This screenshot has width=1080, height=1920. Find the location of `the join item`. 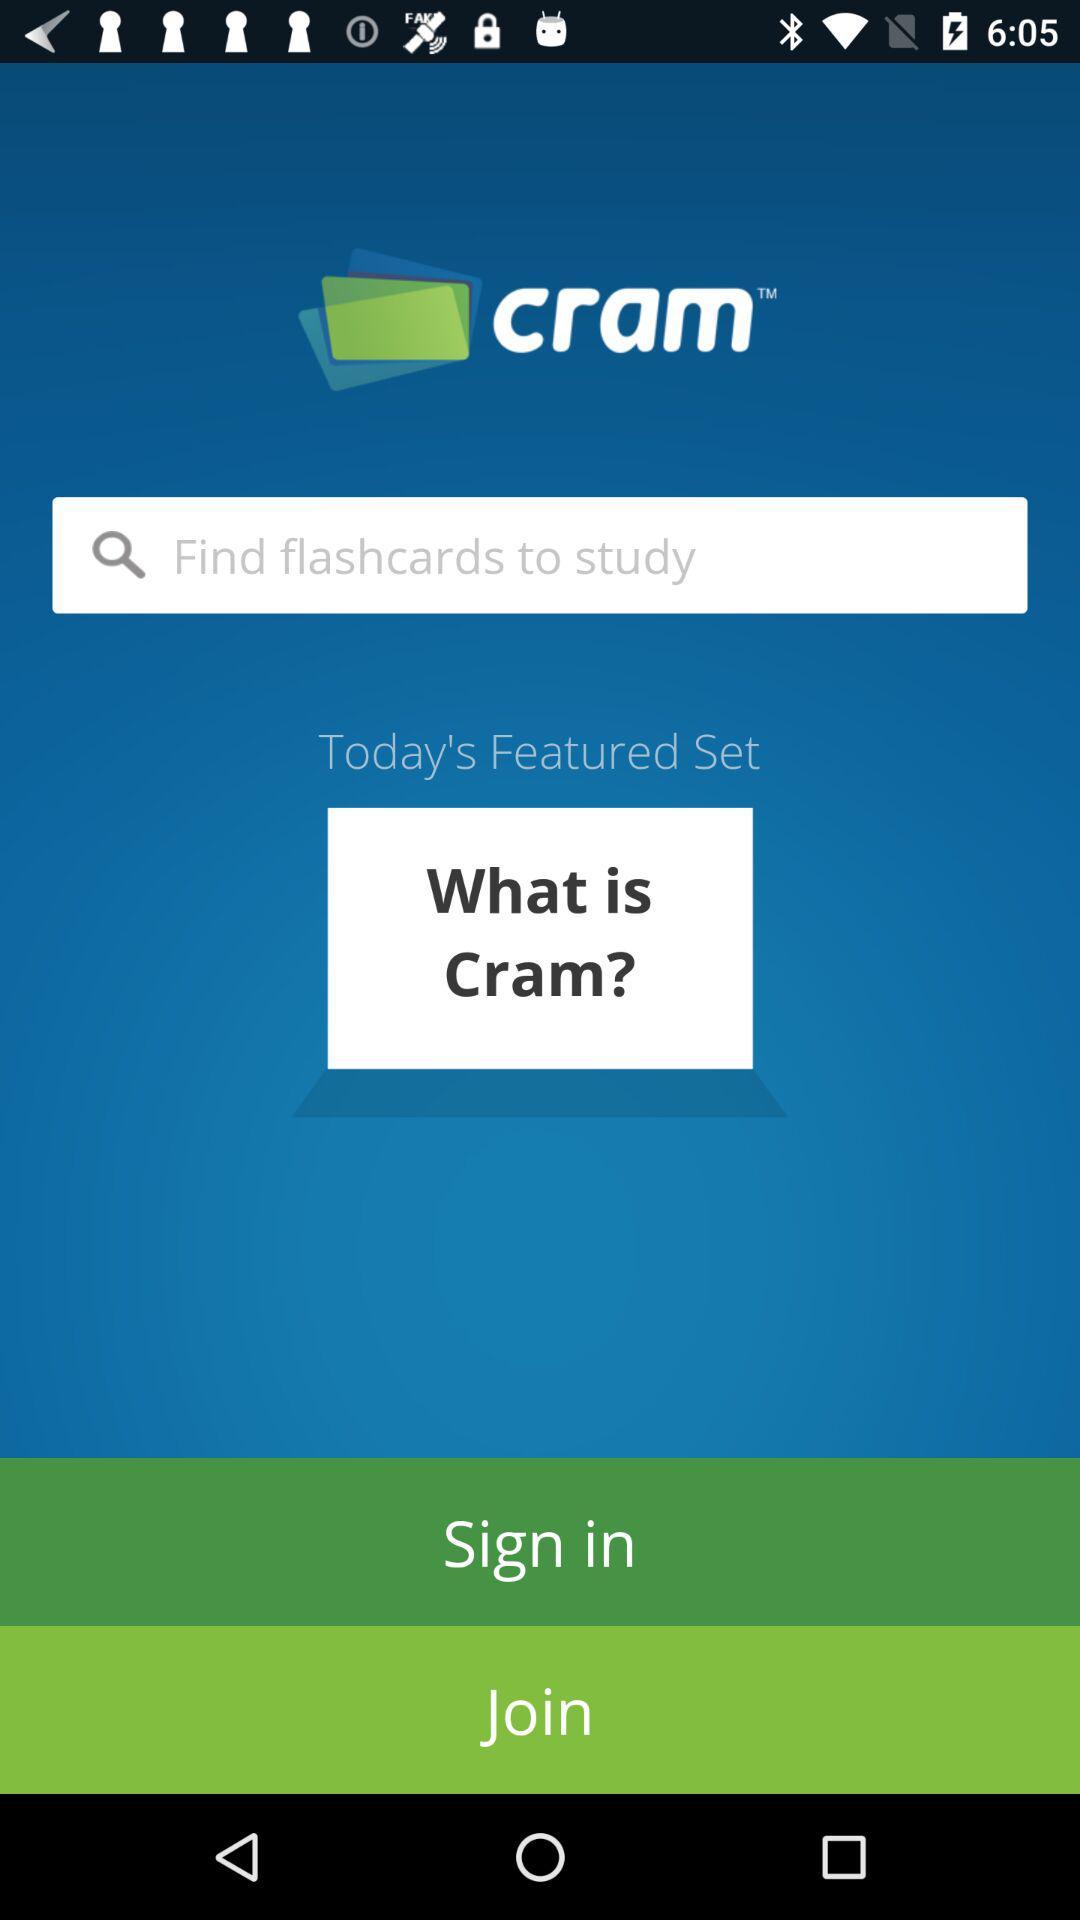

the join item is located at coordinates (540, 1708).